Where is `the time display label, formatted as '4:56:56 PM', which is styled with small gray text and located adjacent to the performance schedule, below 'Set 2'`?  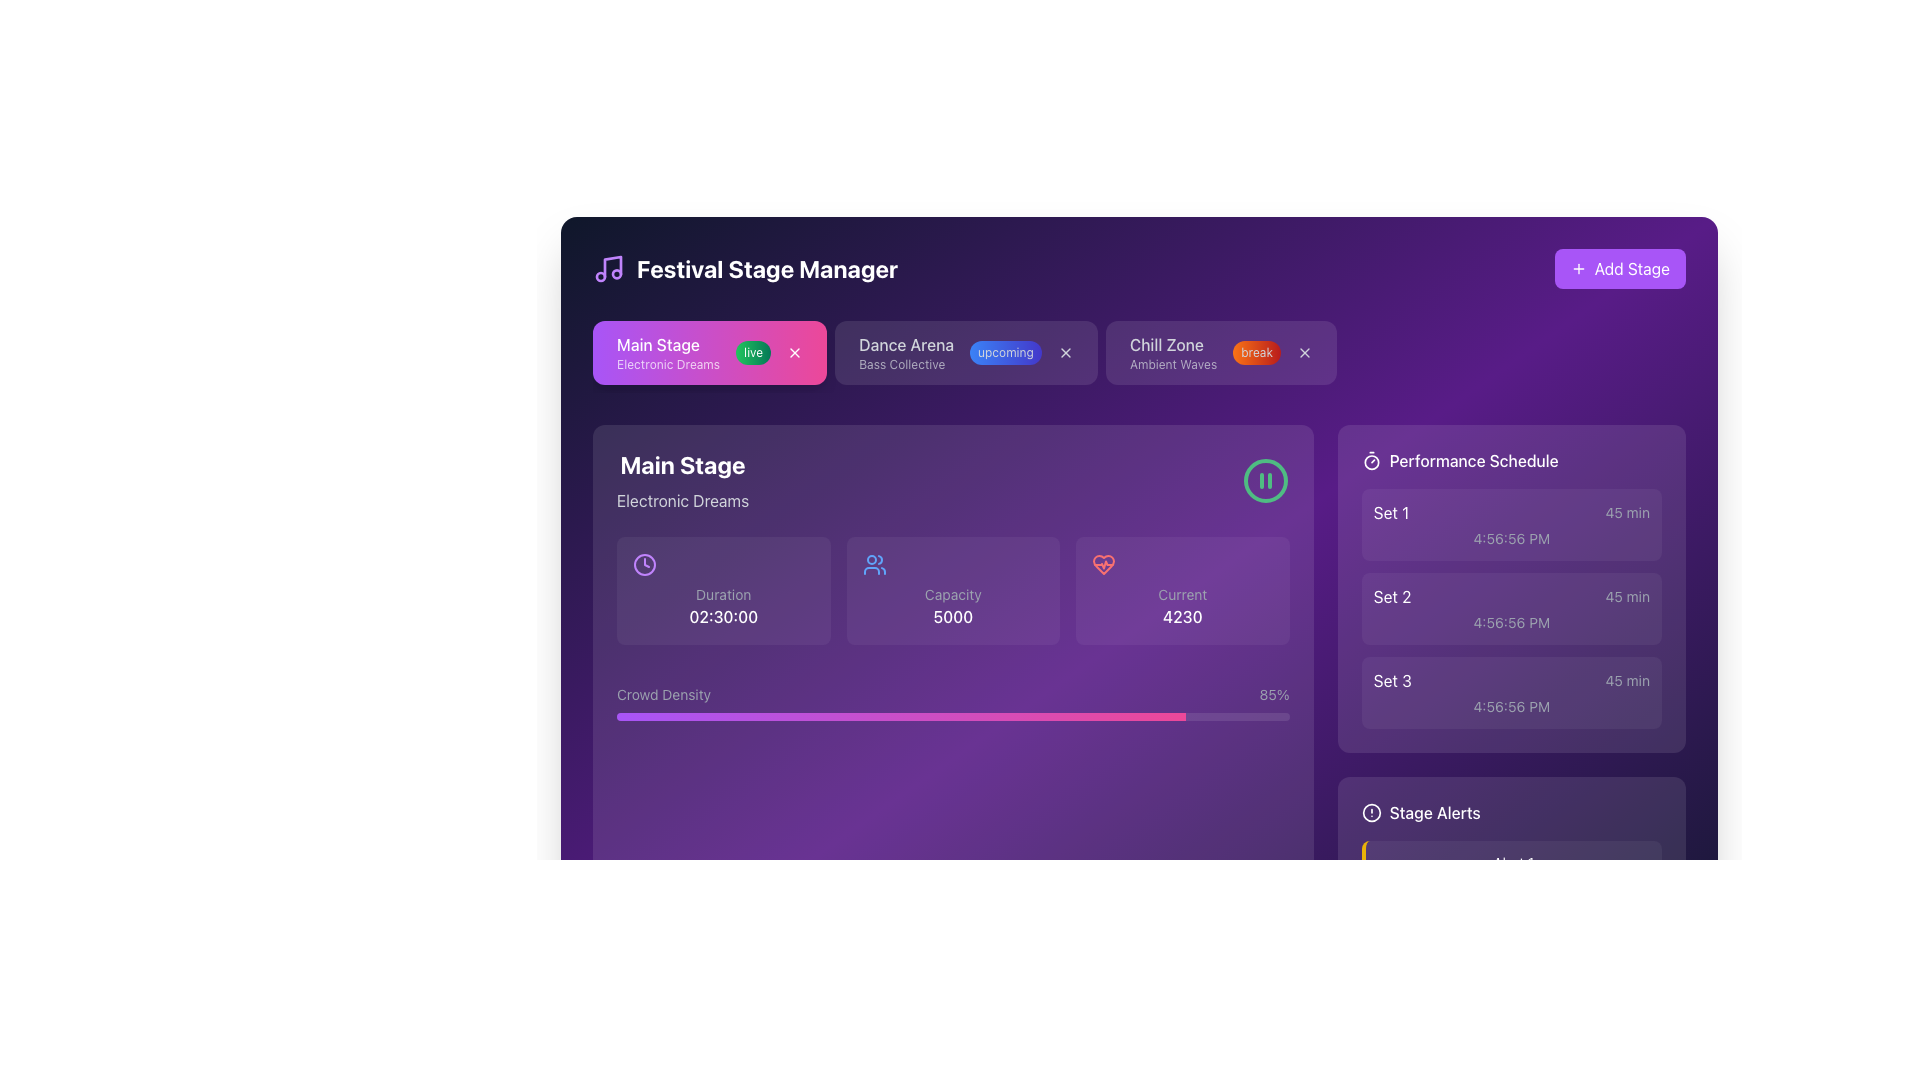 the time display label, formatted as '4:56:56 PM', which is styled with small gray text and located adjacent to the performance schedule, below 'Set 2' is located at coordinates (1511, 622).